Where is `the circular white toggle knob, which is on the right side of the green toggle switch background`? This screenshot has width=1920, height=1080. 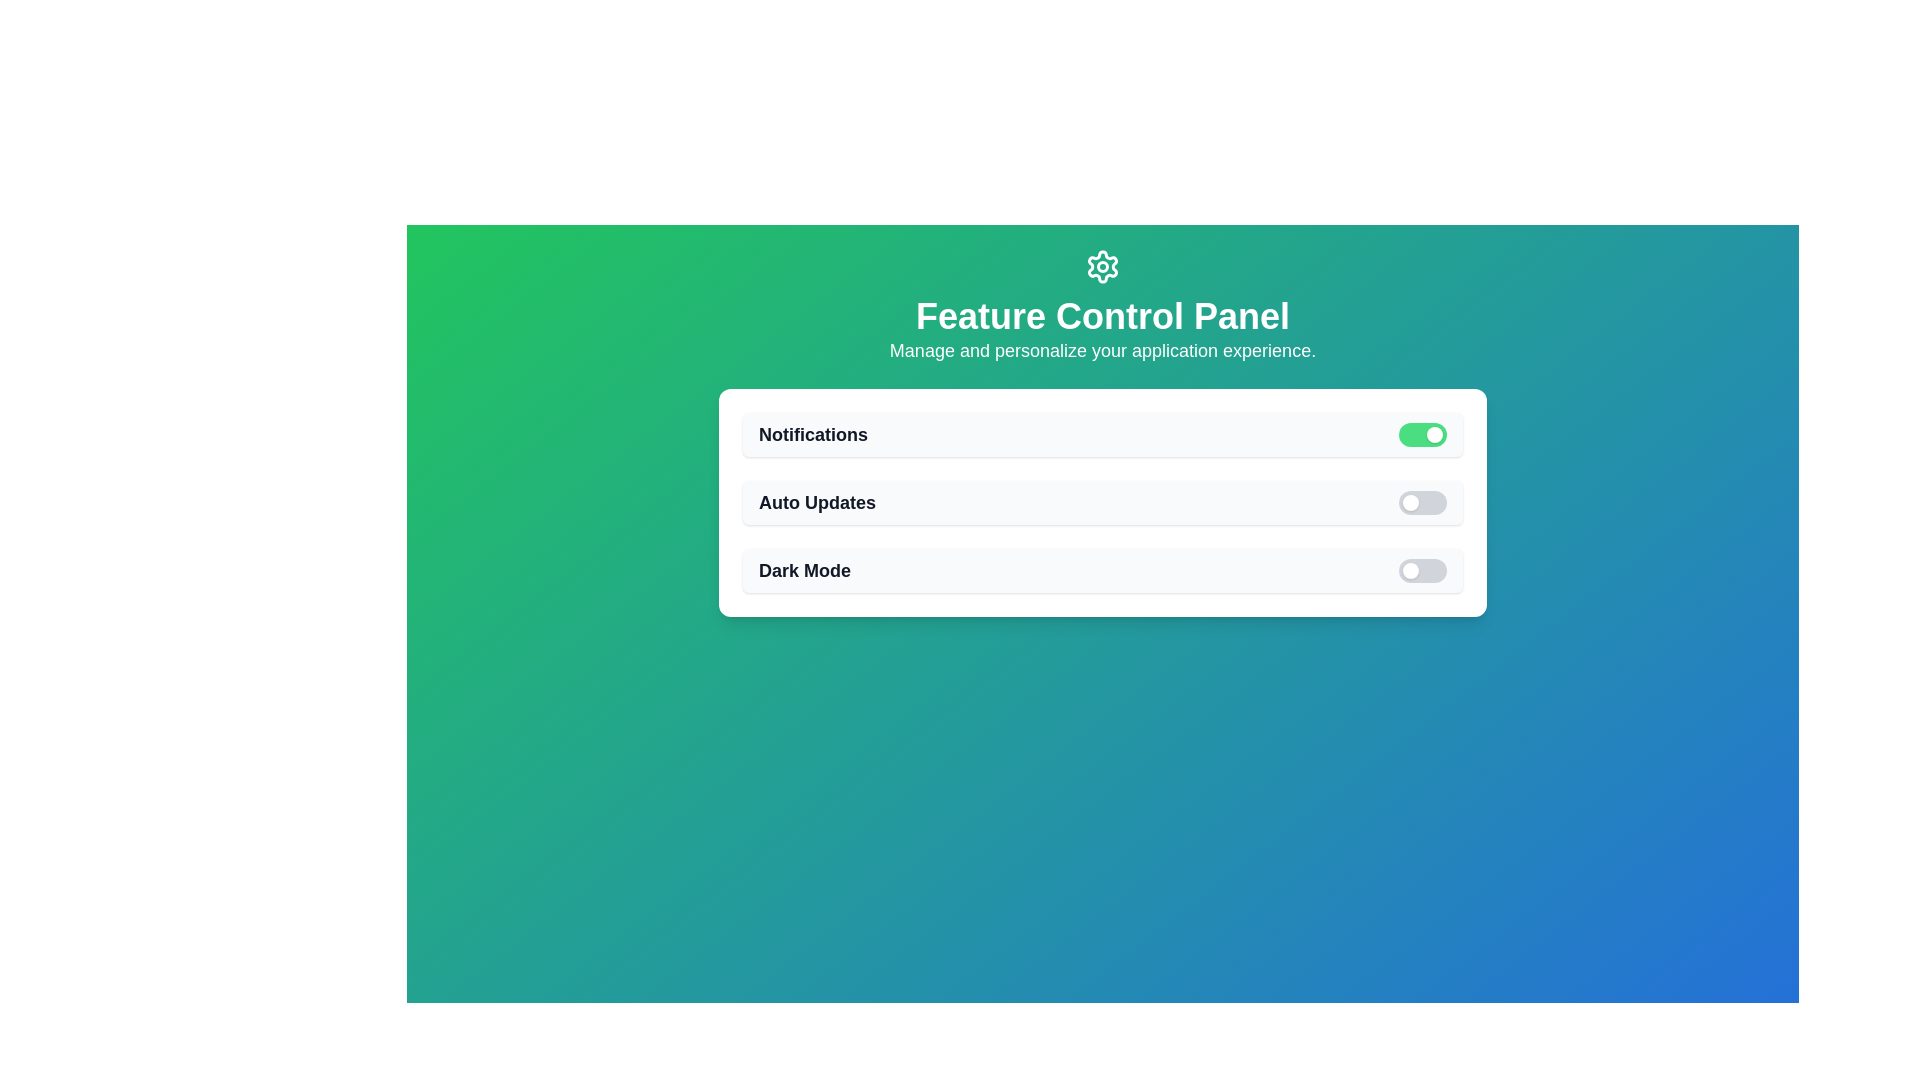 the circular white toggle knob, which is on the right side of the green toggle switch background is located at coordinates (1434, 434).